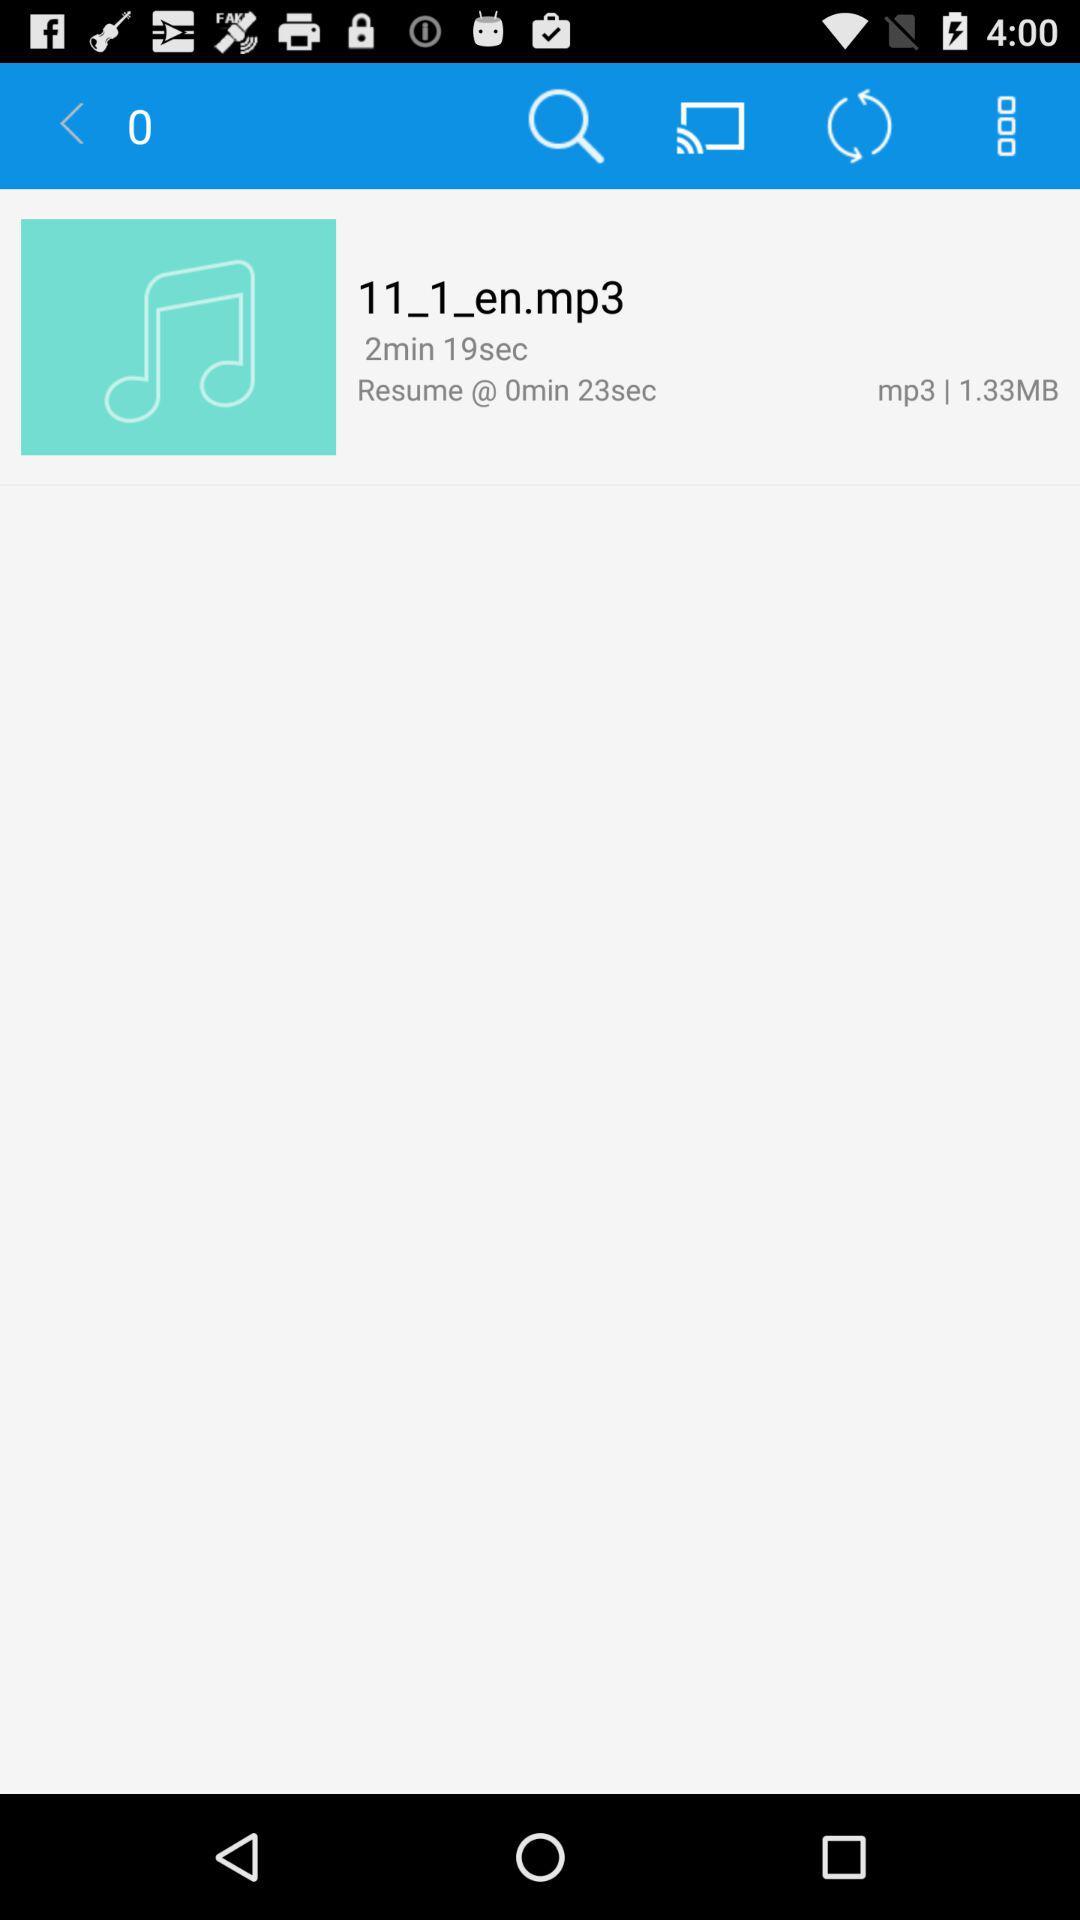  What do you see at coordinates (441, 347) in the screenshot?
I see `the  2min 19sec icon` at bounding box center [441, 347].